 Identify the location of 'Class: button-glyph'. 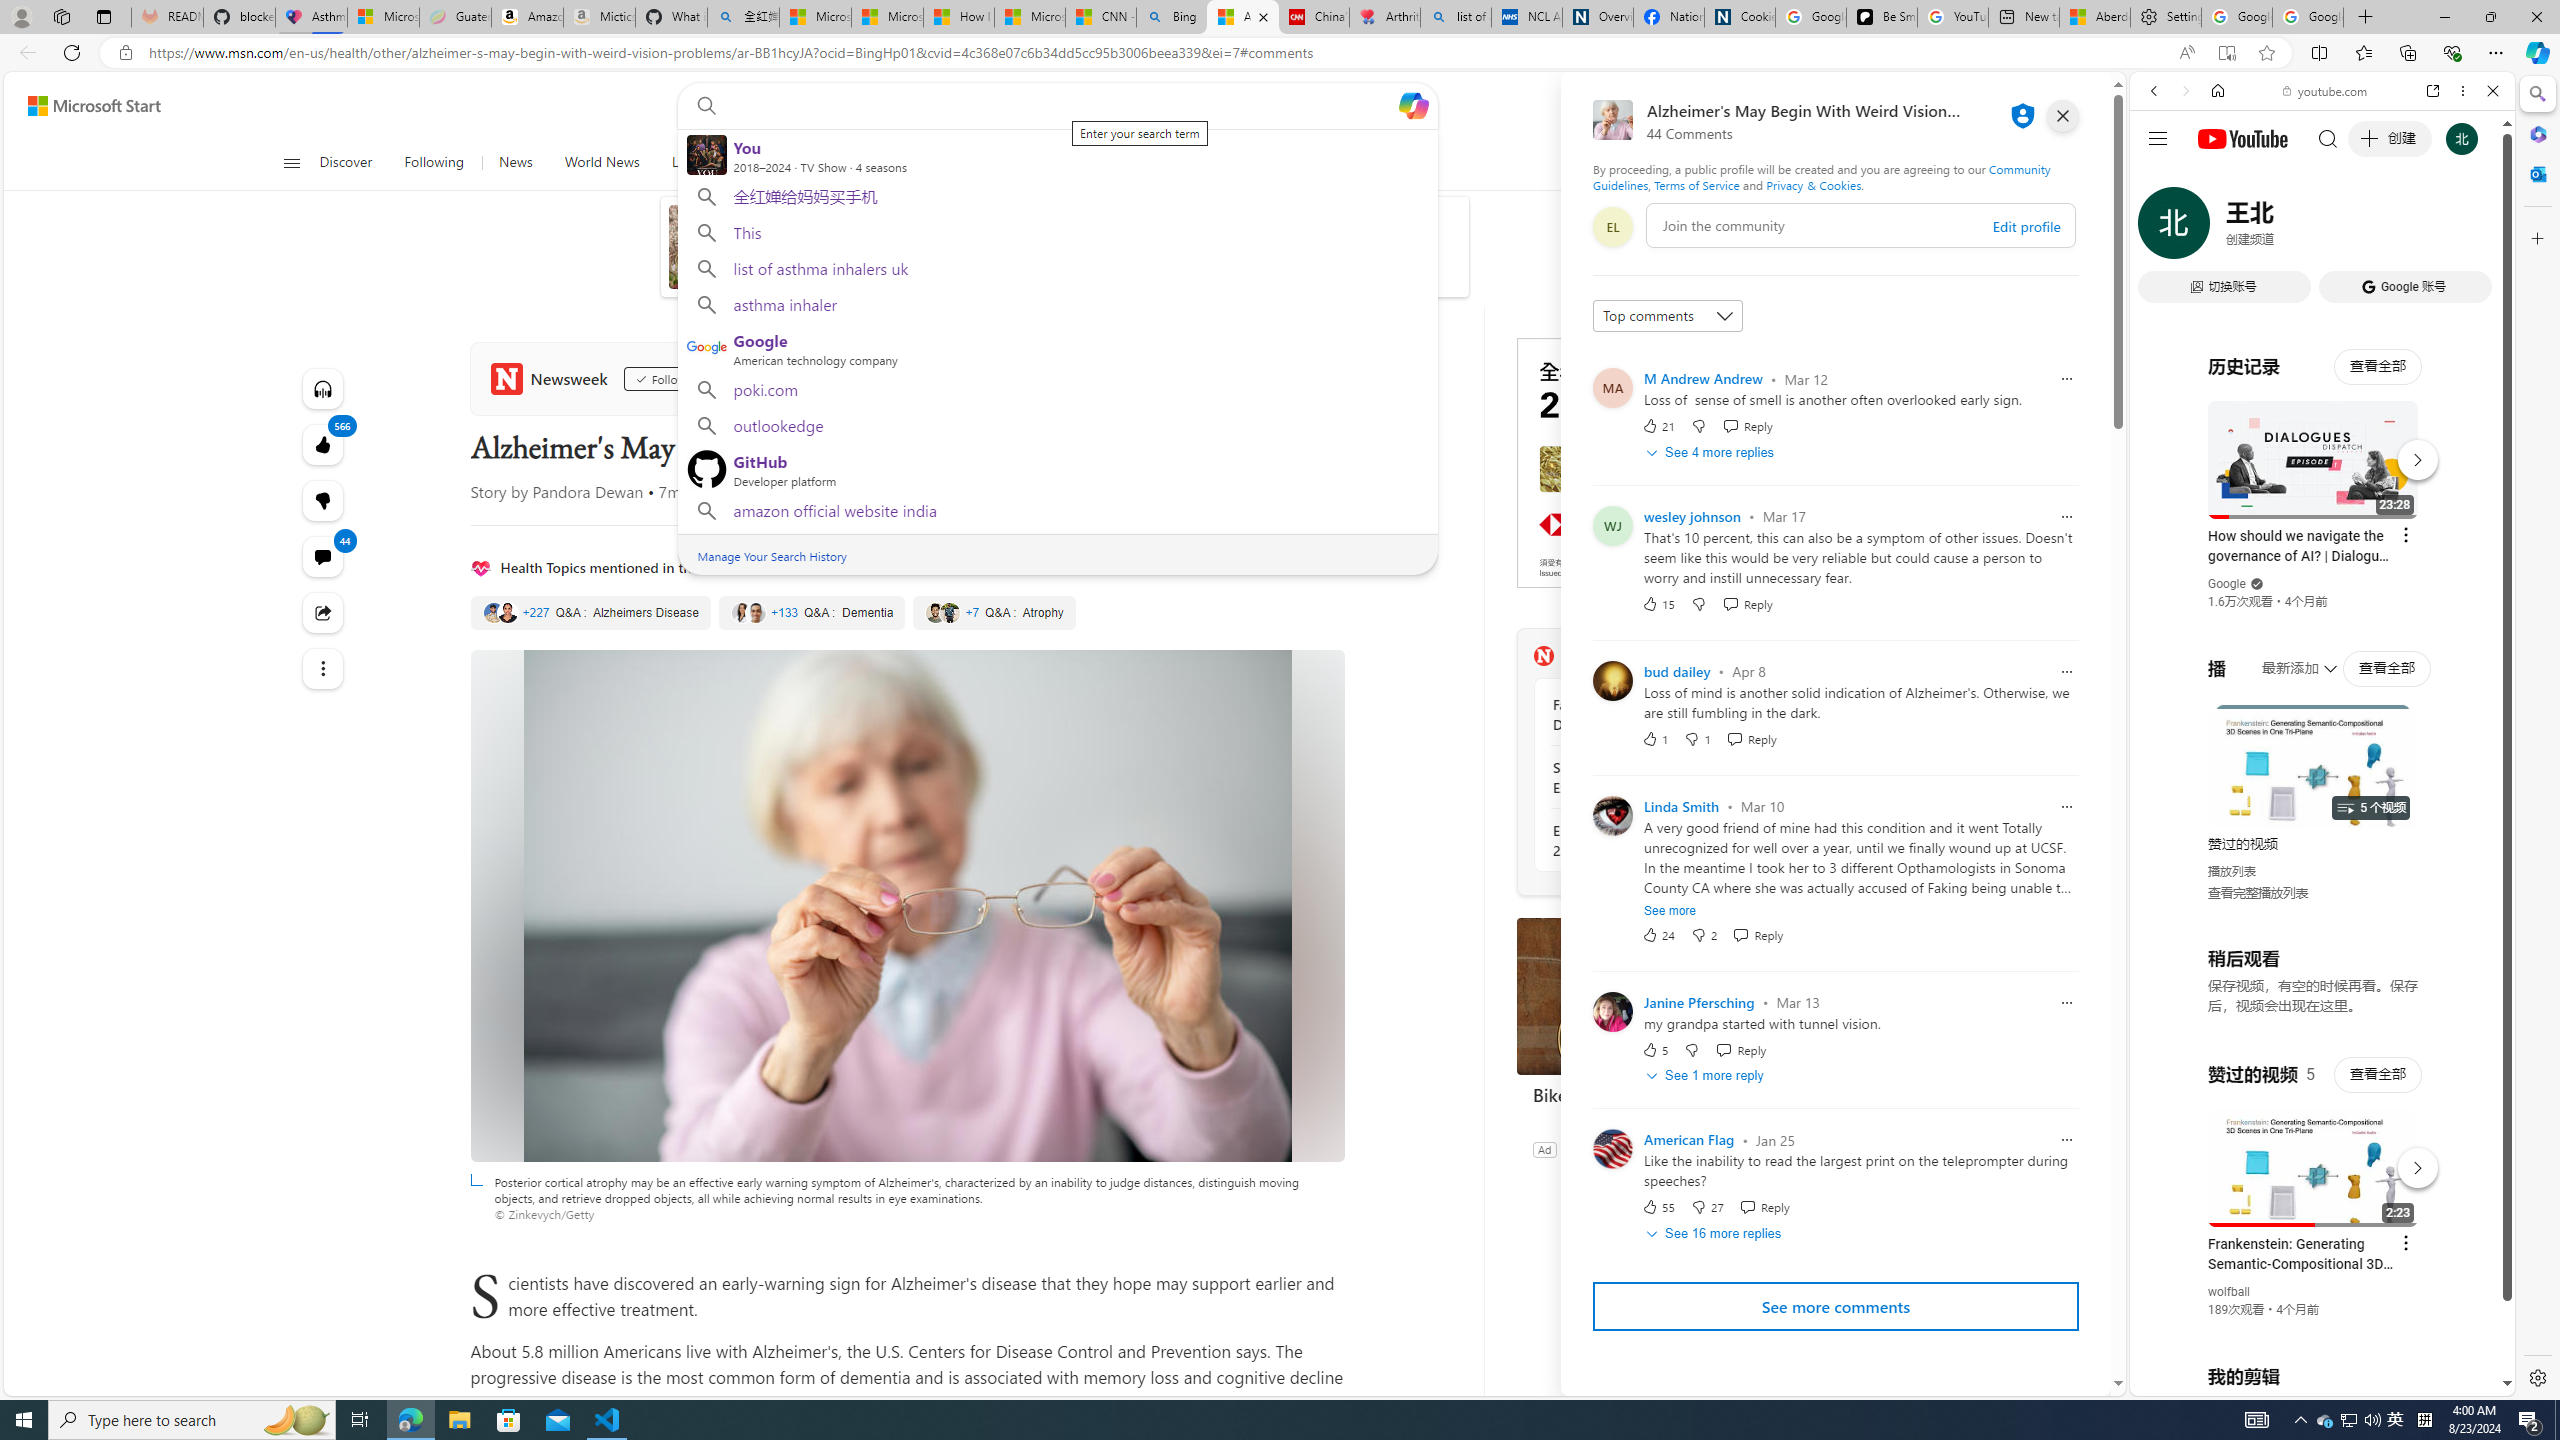
(290, 162).